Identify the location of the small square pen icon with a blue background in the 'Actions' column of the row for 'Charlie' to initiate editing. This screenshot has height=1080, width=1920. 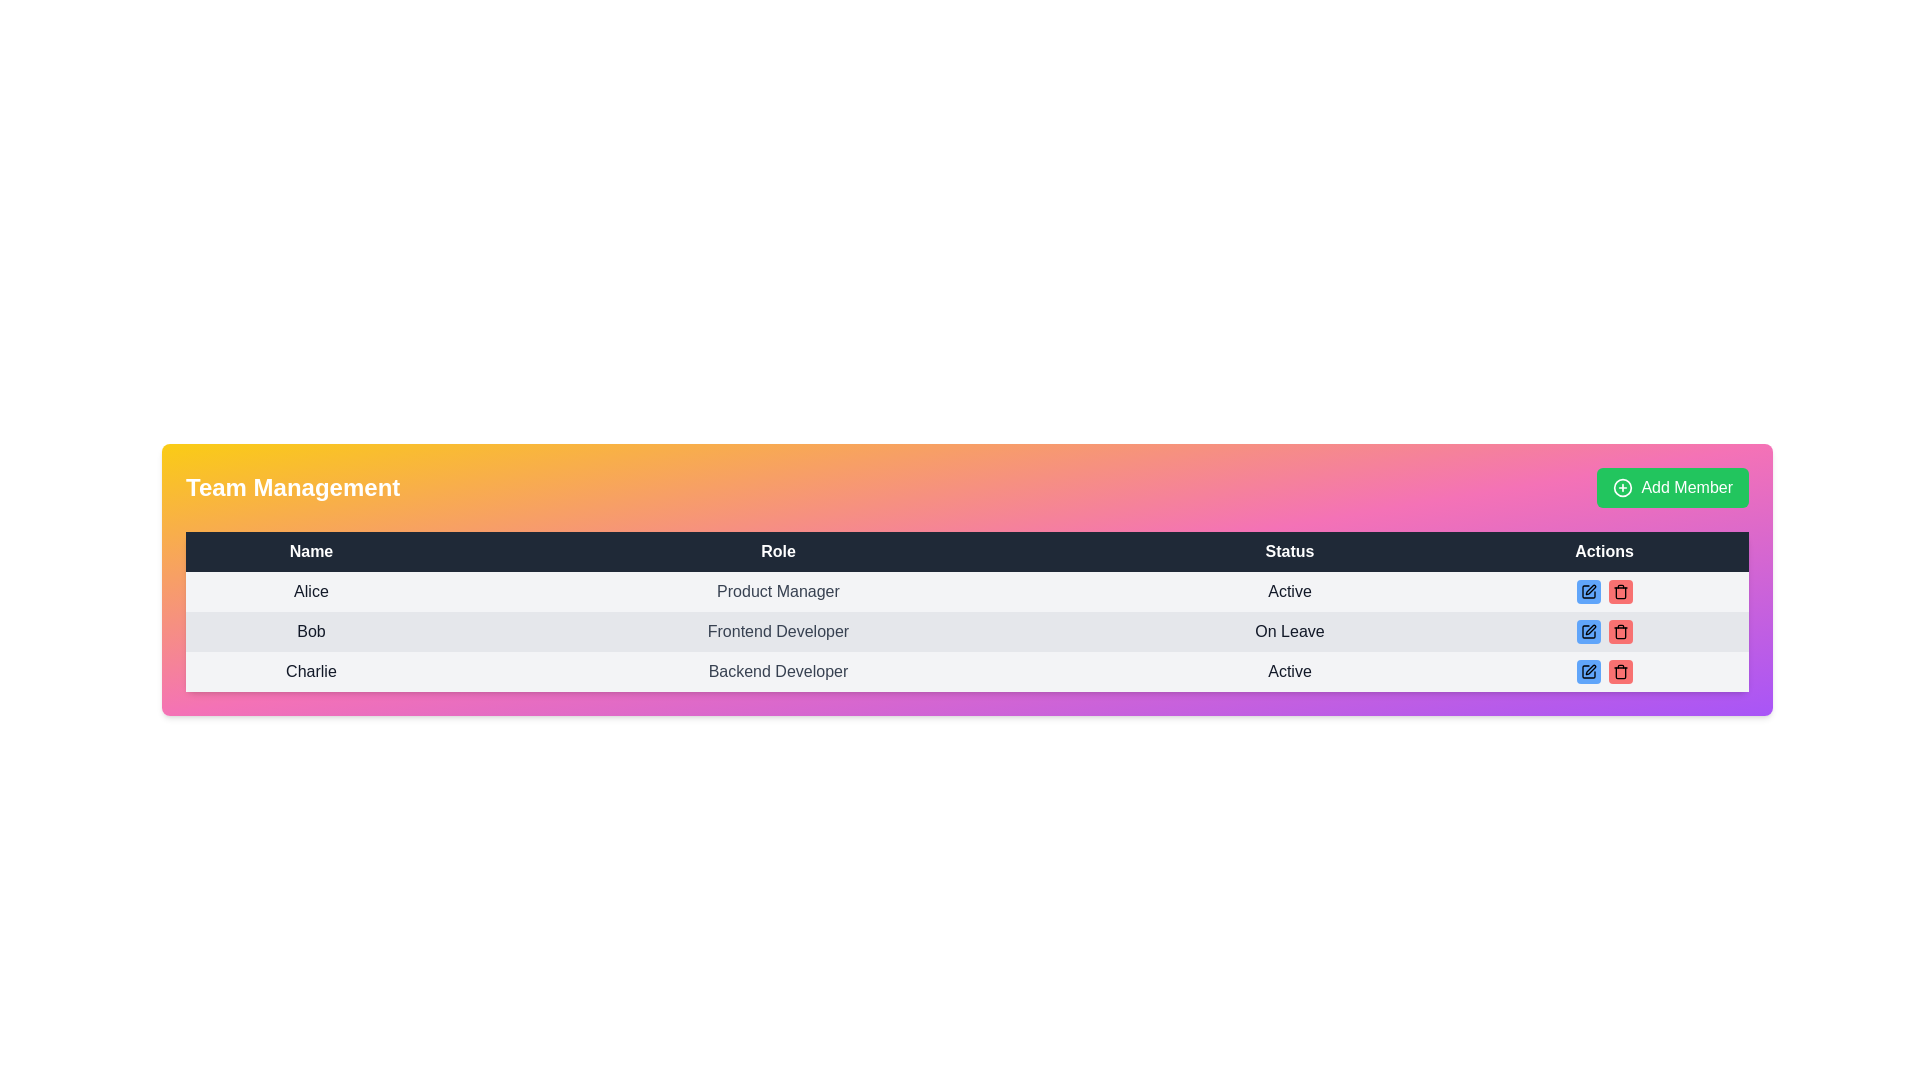
(1587, 671).